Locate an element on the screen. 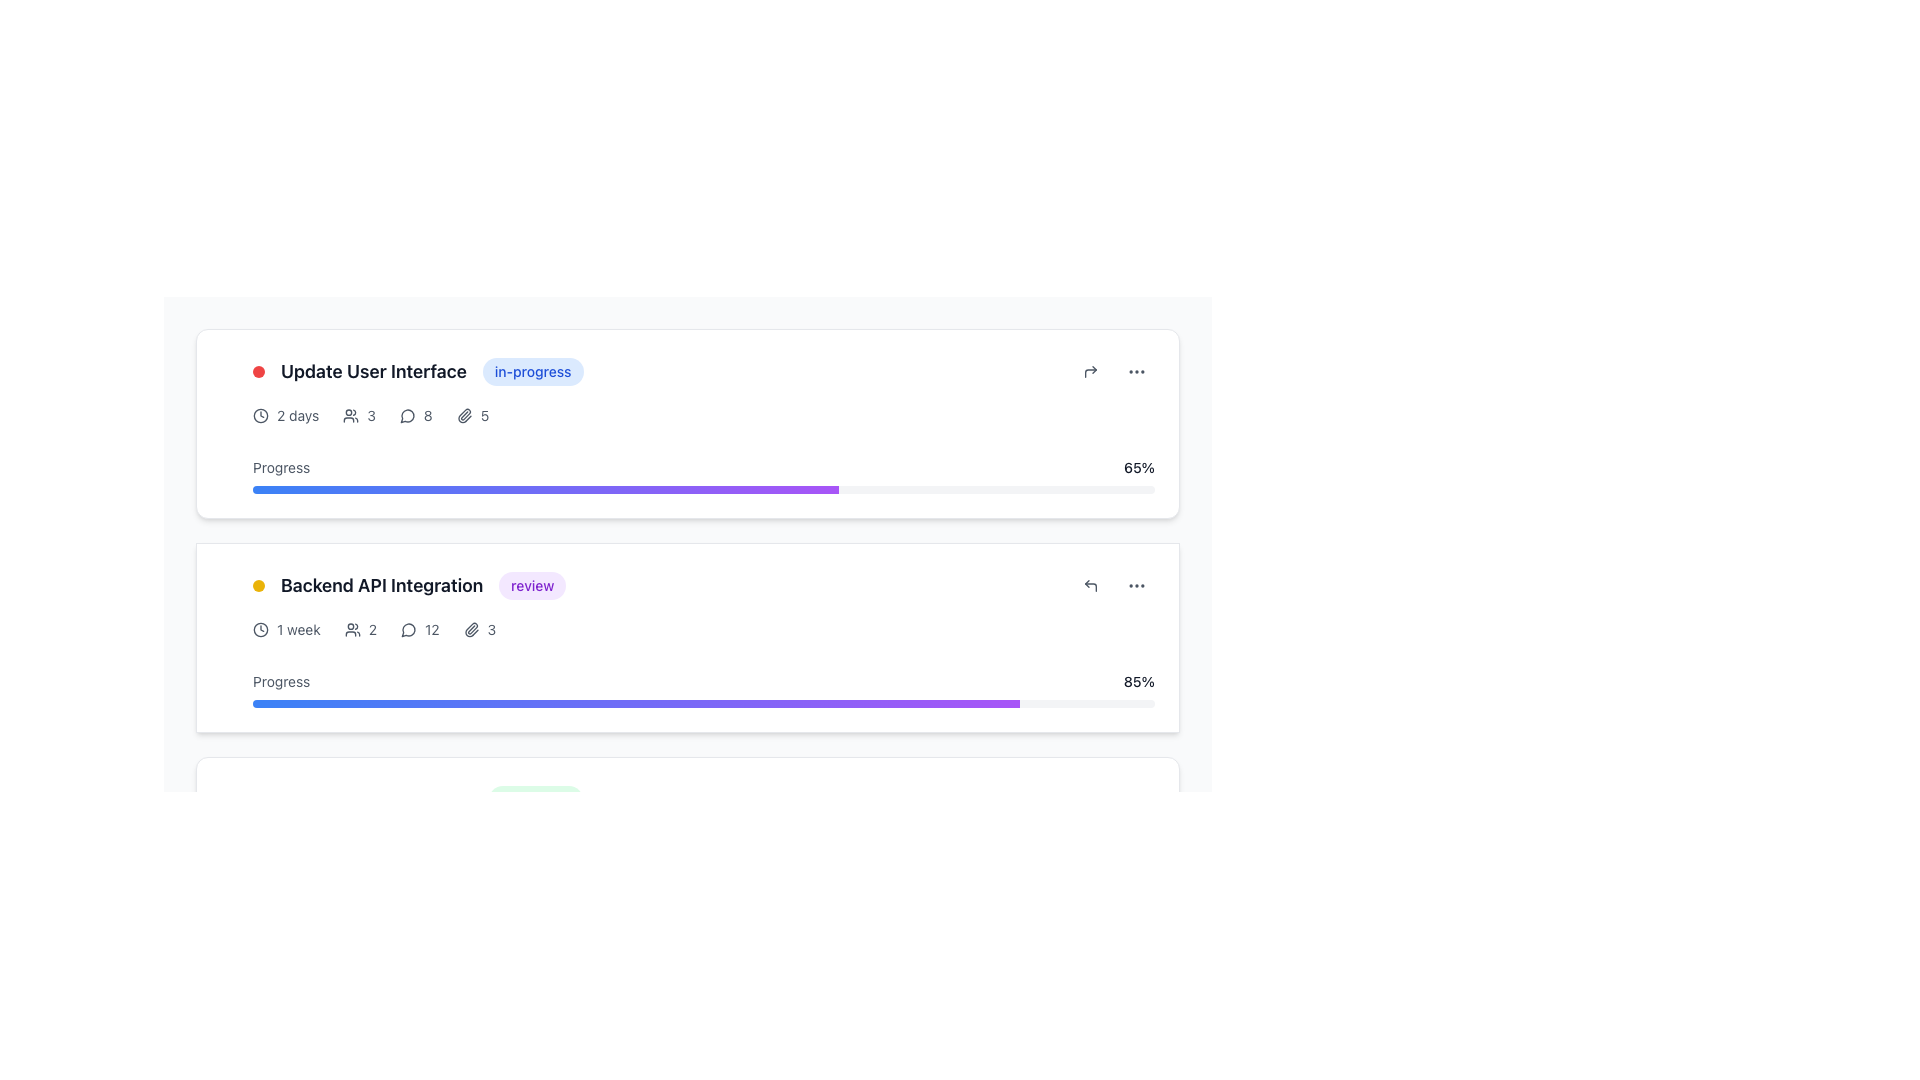  the horizontal progress bar which has a light gray background and a filled portion transitioning from blue to purple, indicating 65% progress is located at coordinates (704, 489).